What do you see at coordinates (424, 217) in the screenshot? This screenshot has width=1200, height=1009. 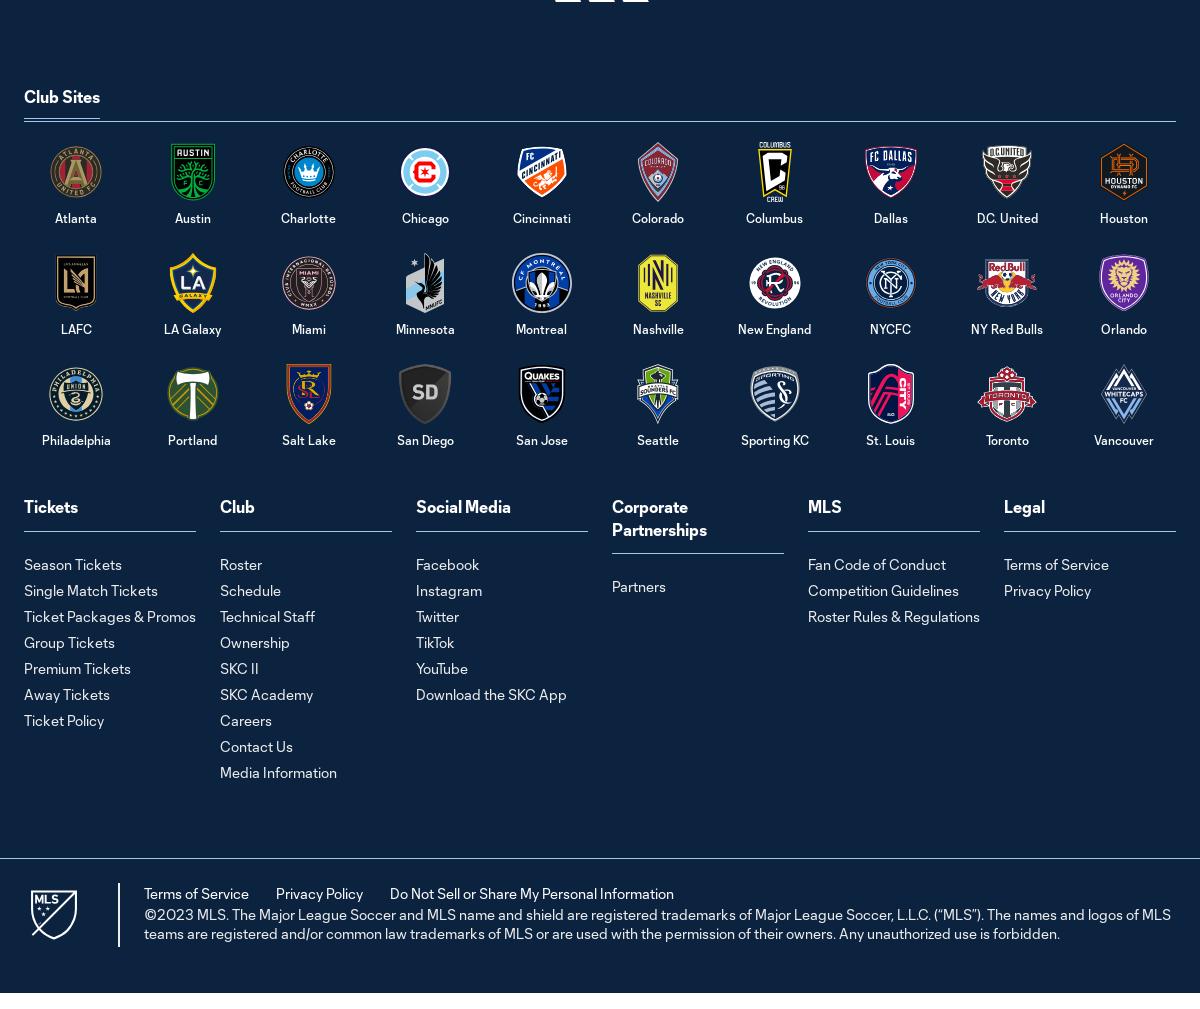 I see `'Chicago'` at bounding box center [424, 217].